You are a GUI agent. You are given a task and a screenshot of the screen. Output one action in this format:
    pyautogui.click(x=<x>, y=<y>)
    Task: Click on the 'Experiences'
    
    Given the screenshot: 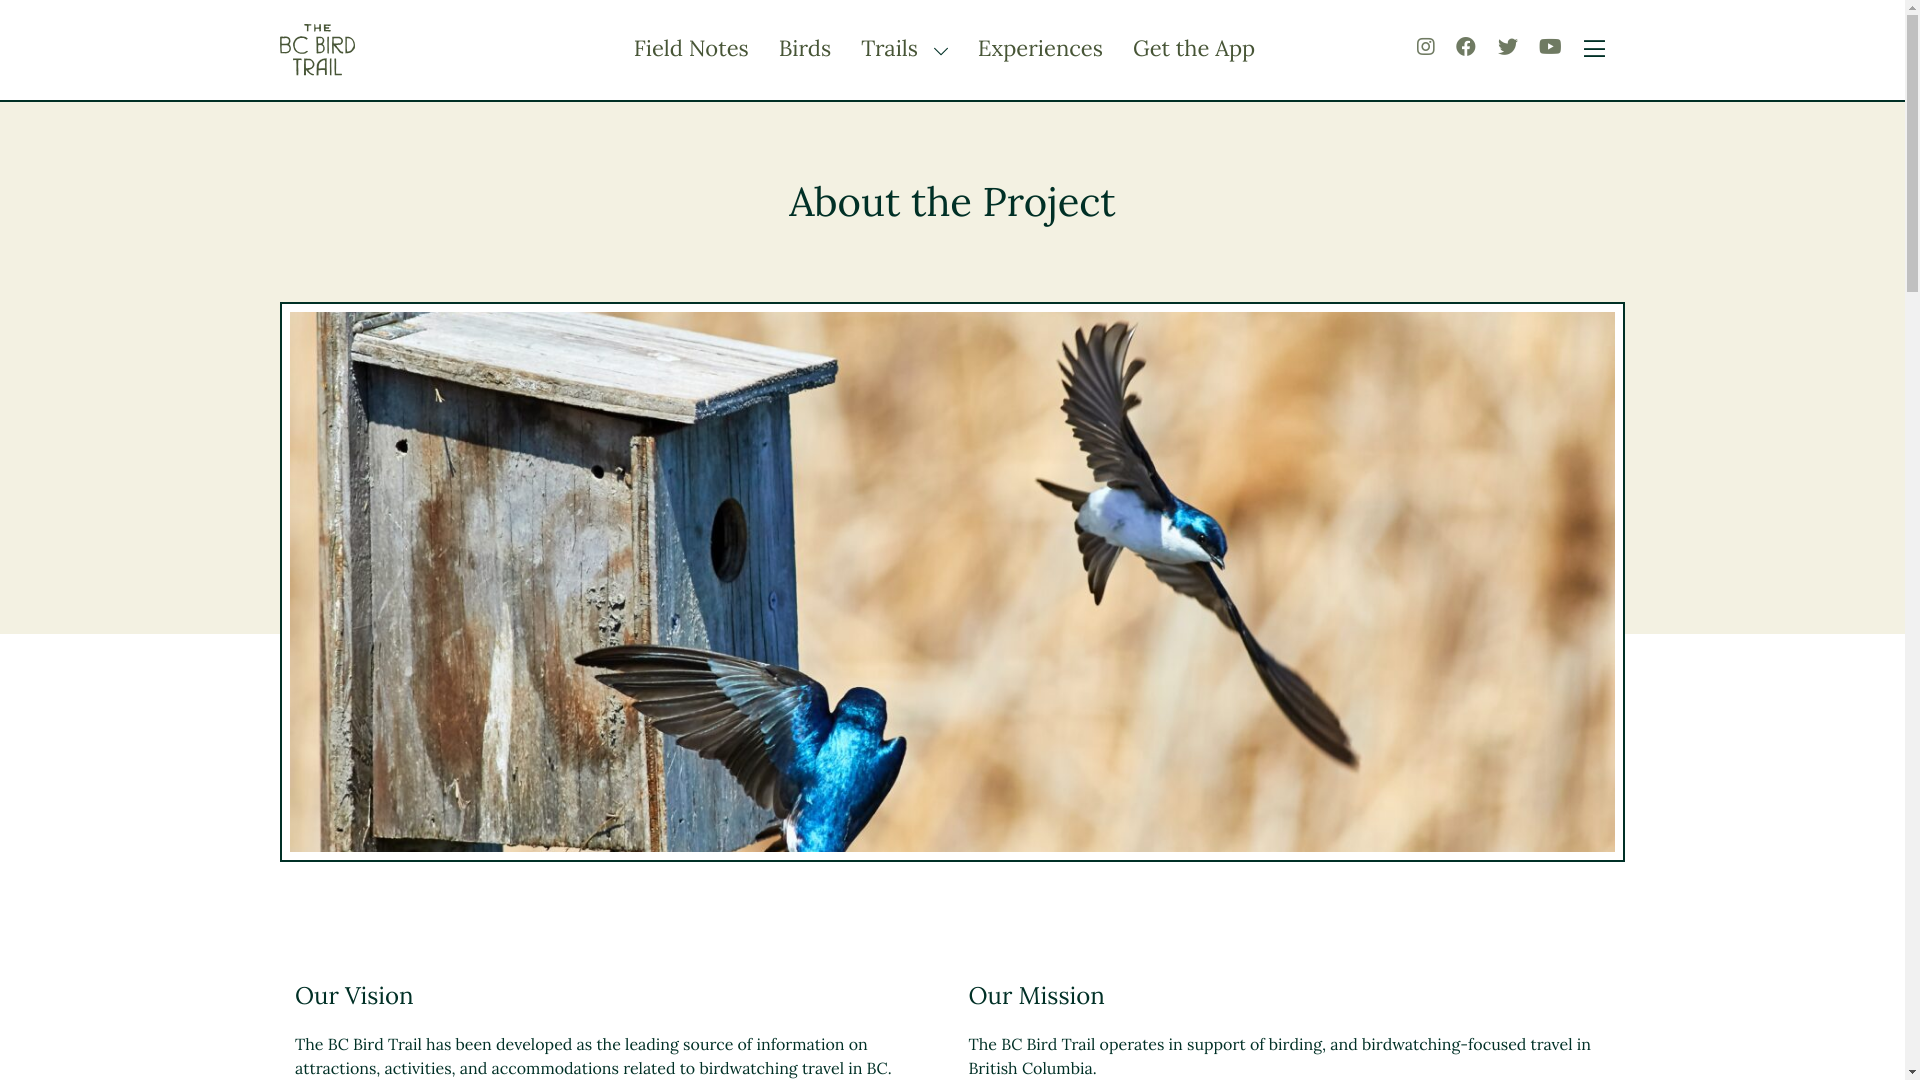 What is the action you would take?
    pyautogui.click(x=1040, y=48)
    